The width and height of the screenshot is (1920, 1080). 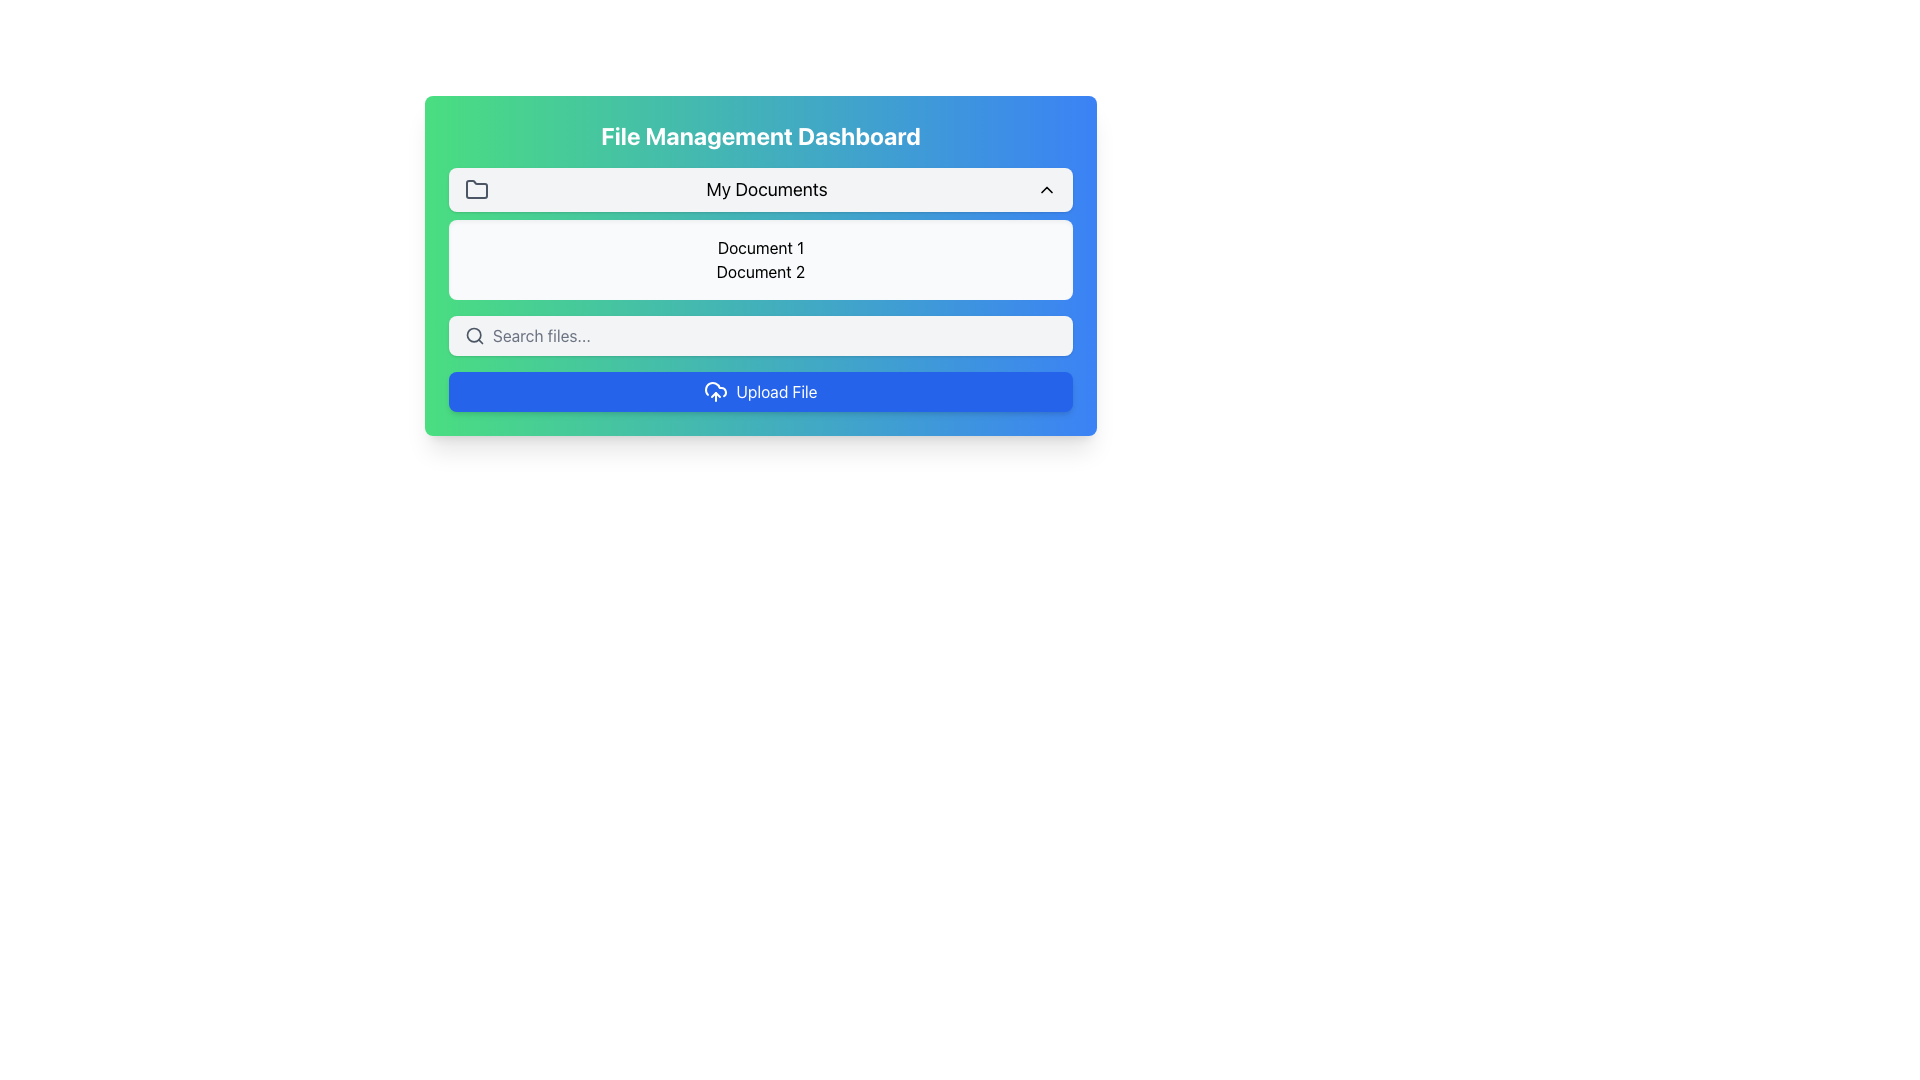 I want to click on the magnifying glass icon located at the far left of the search input field, which is represented by a light gray rounded rectangle and precedes the input field placeholder text 'Search files...', so click(x=474, y=334).